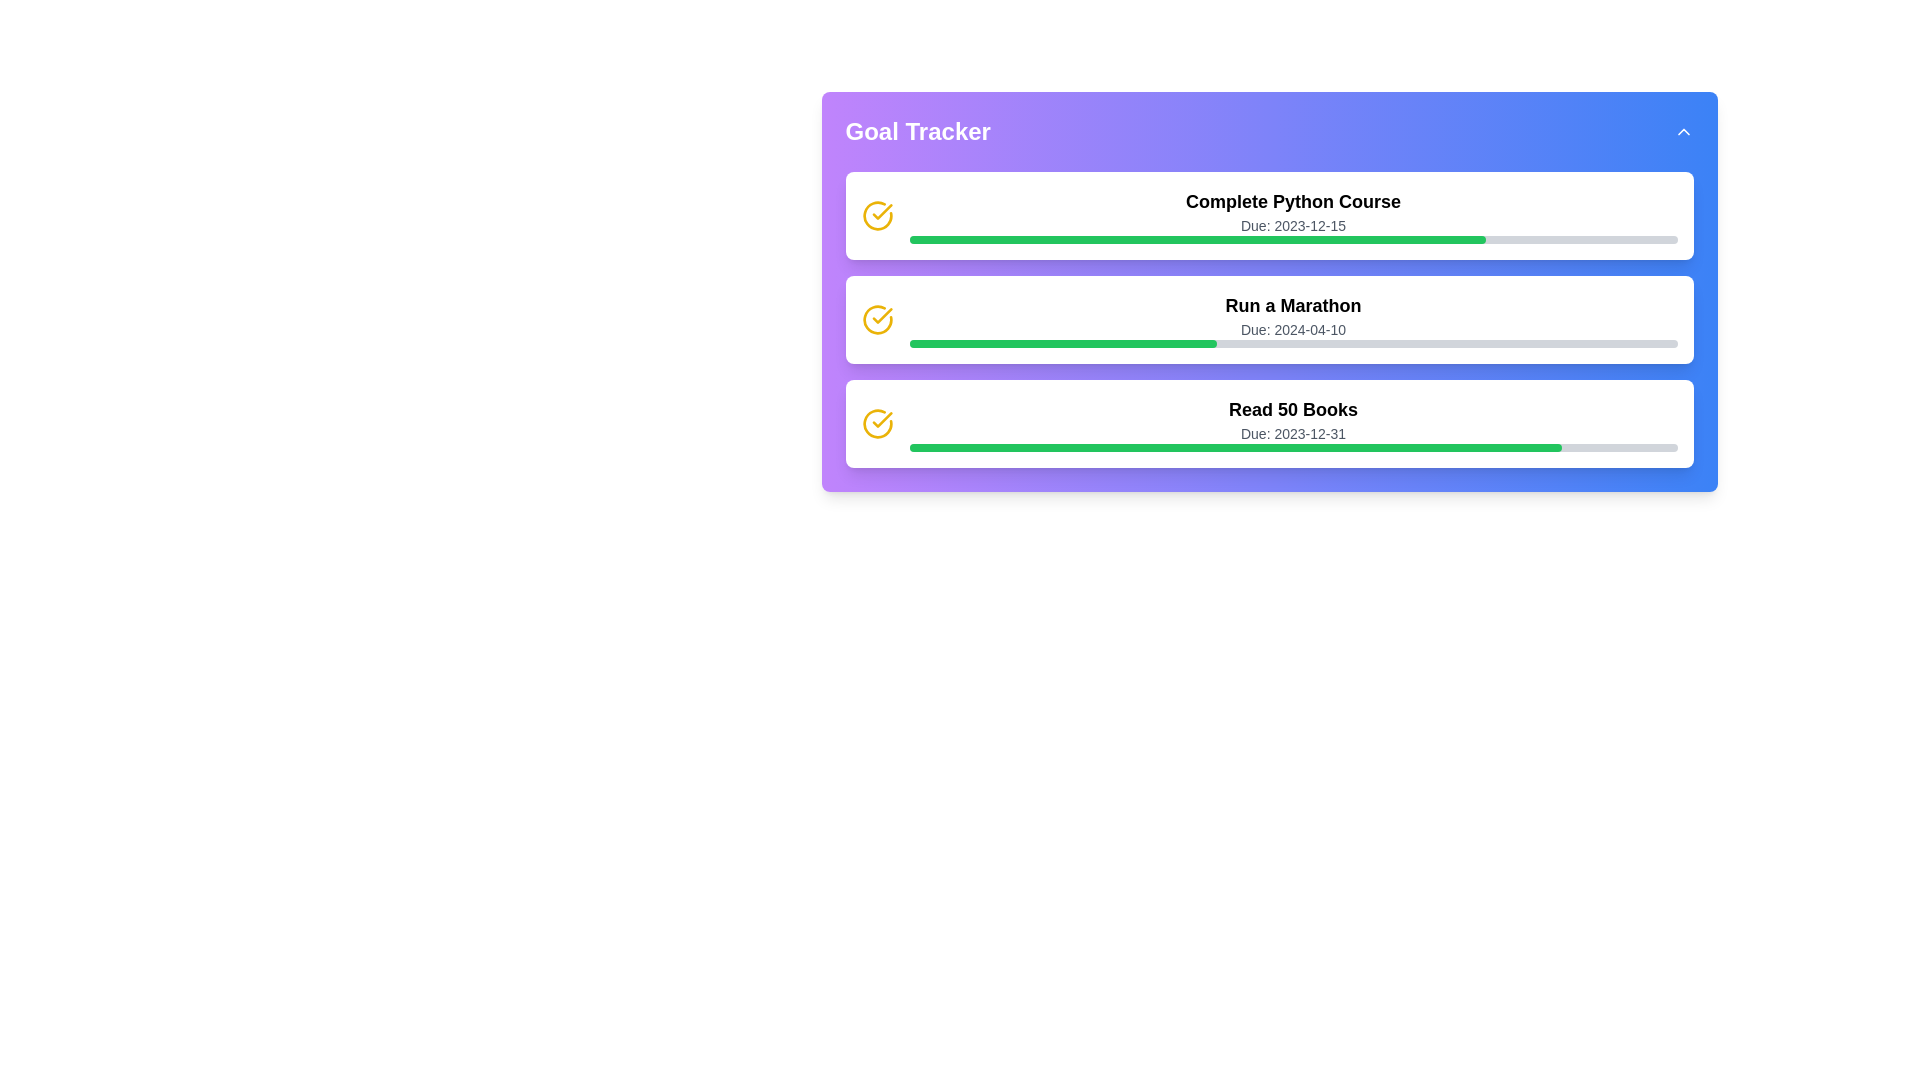 Image resolution: width=1920 pixels, height=1080 pixels. Describe the element at coordinates (1293, 305) in the screenshot. I see `the Text Label indicating the task or goal titled 'Run a Marathon' in the Goal Tracker interface, which is positioned above the 'Due: 2024-04-10' text` at that location.